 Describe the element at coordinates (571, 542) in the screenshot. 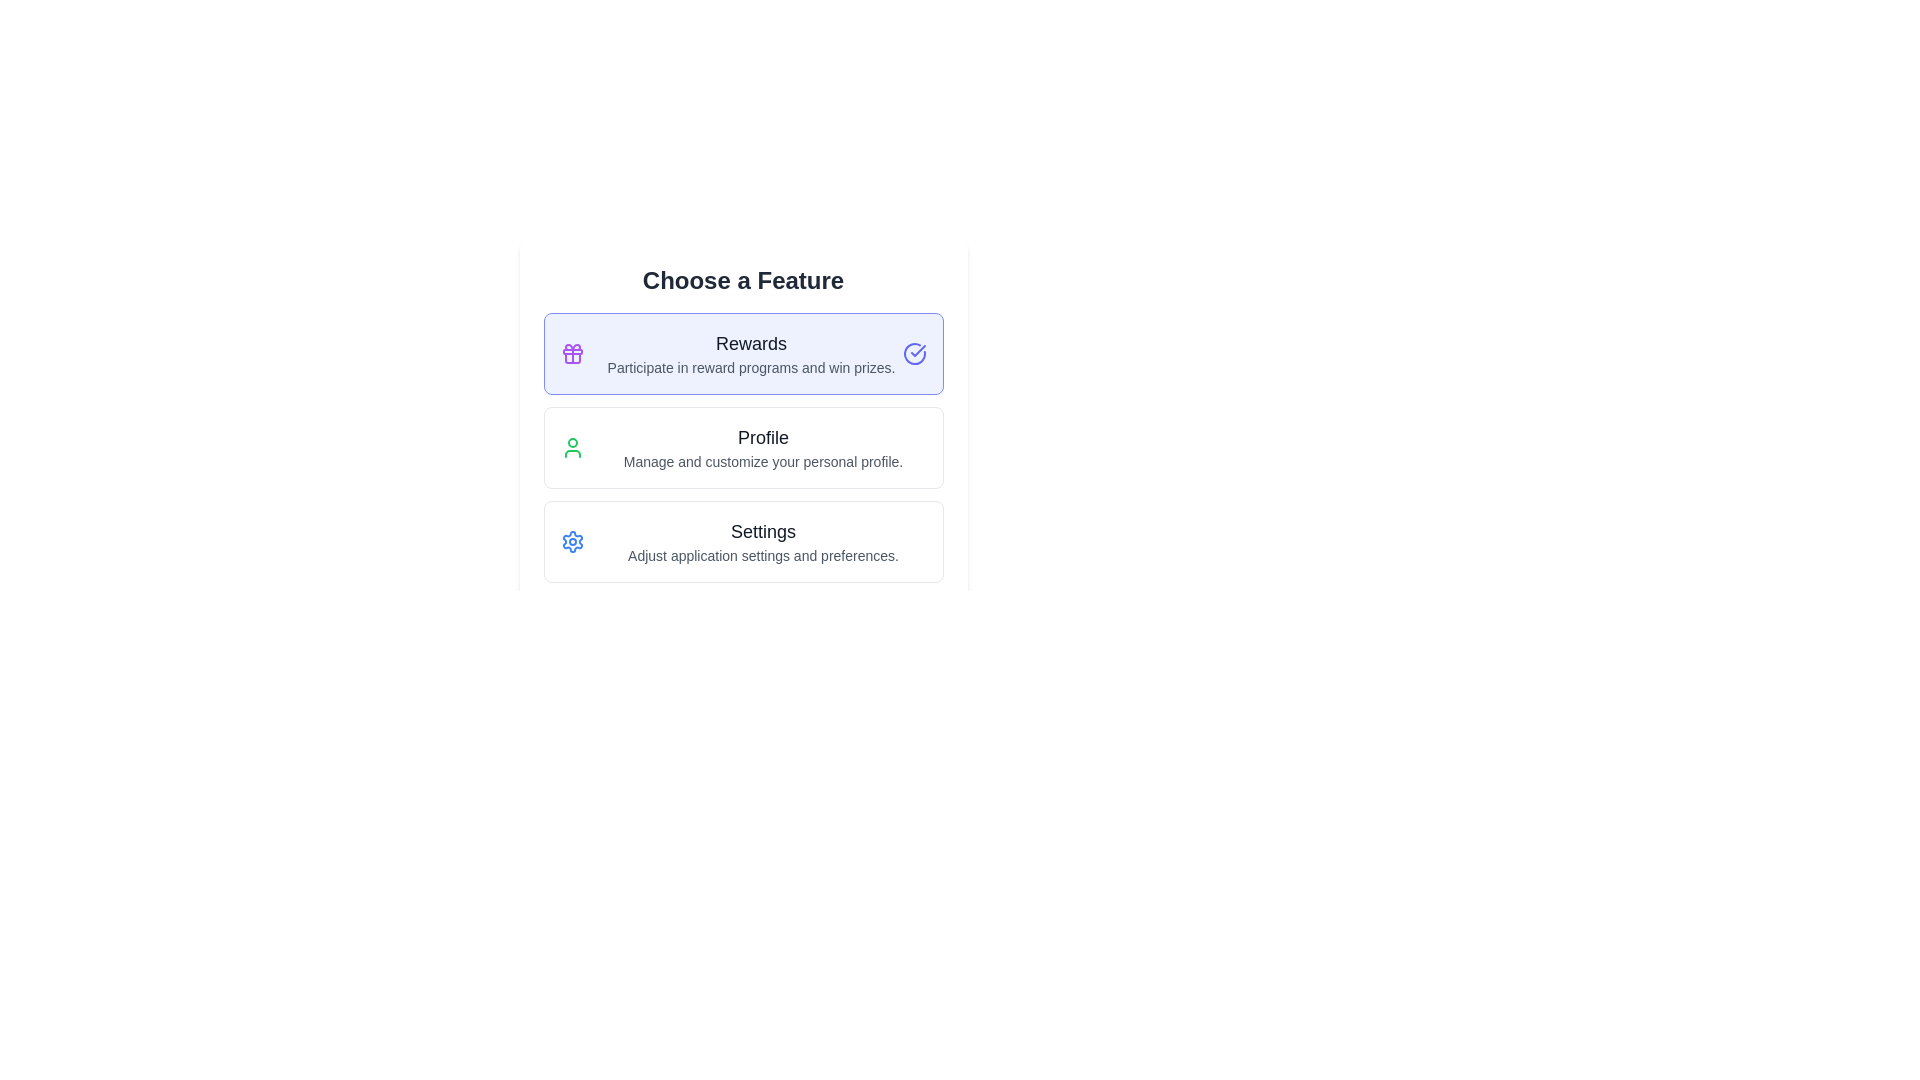

I see `the blue cogwheel icon located in the 'Settings' section, positioned between the 'Profile' and 'Rewards' sections` at that location.